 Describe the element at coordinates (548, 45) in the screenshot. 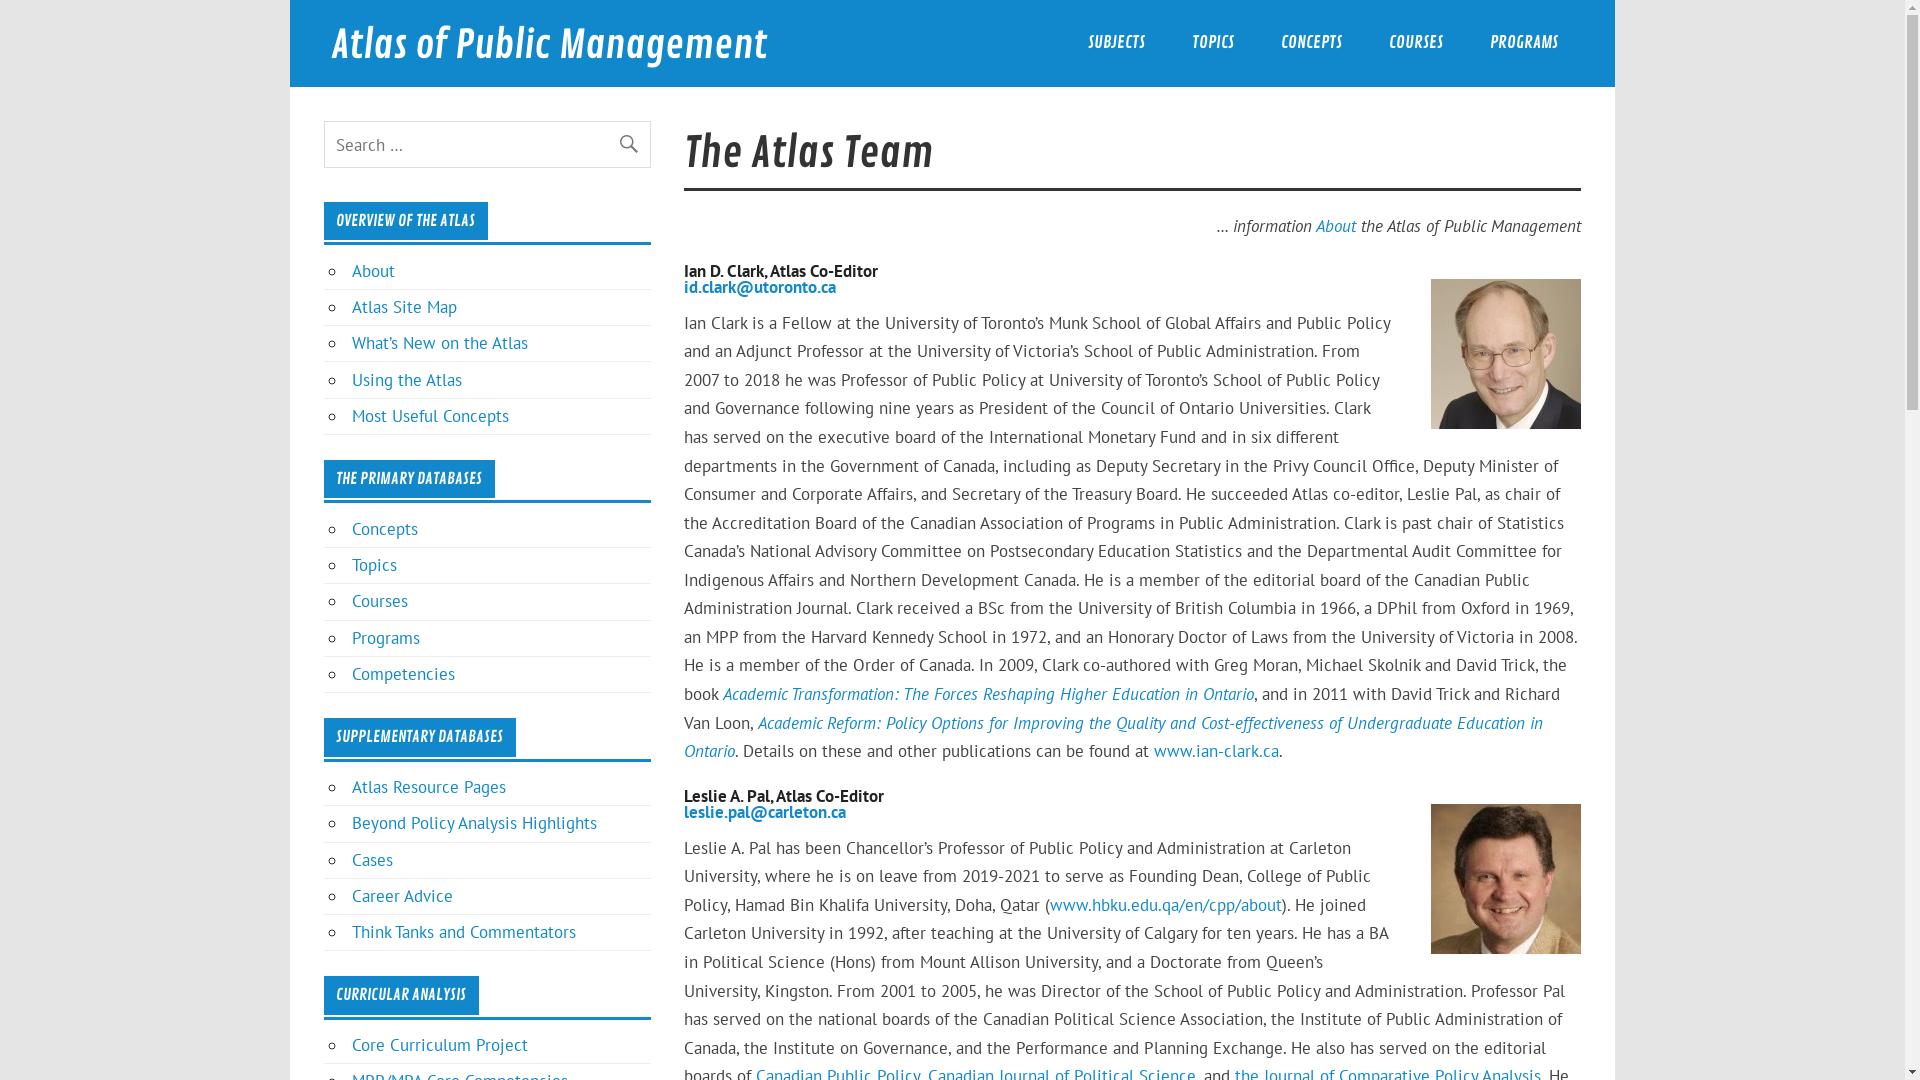

I see `'Atlas of Public Management'` at that location.